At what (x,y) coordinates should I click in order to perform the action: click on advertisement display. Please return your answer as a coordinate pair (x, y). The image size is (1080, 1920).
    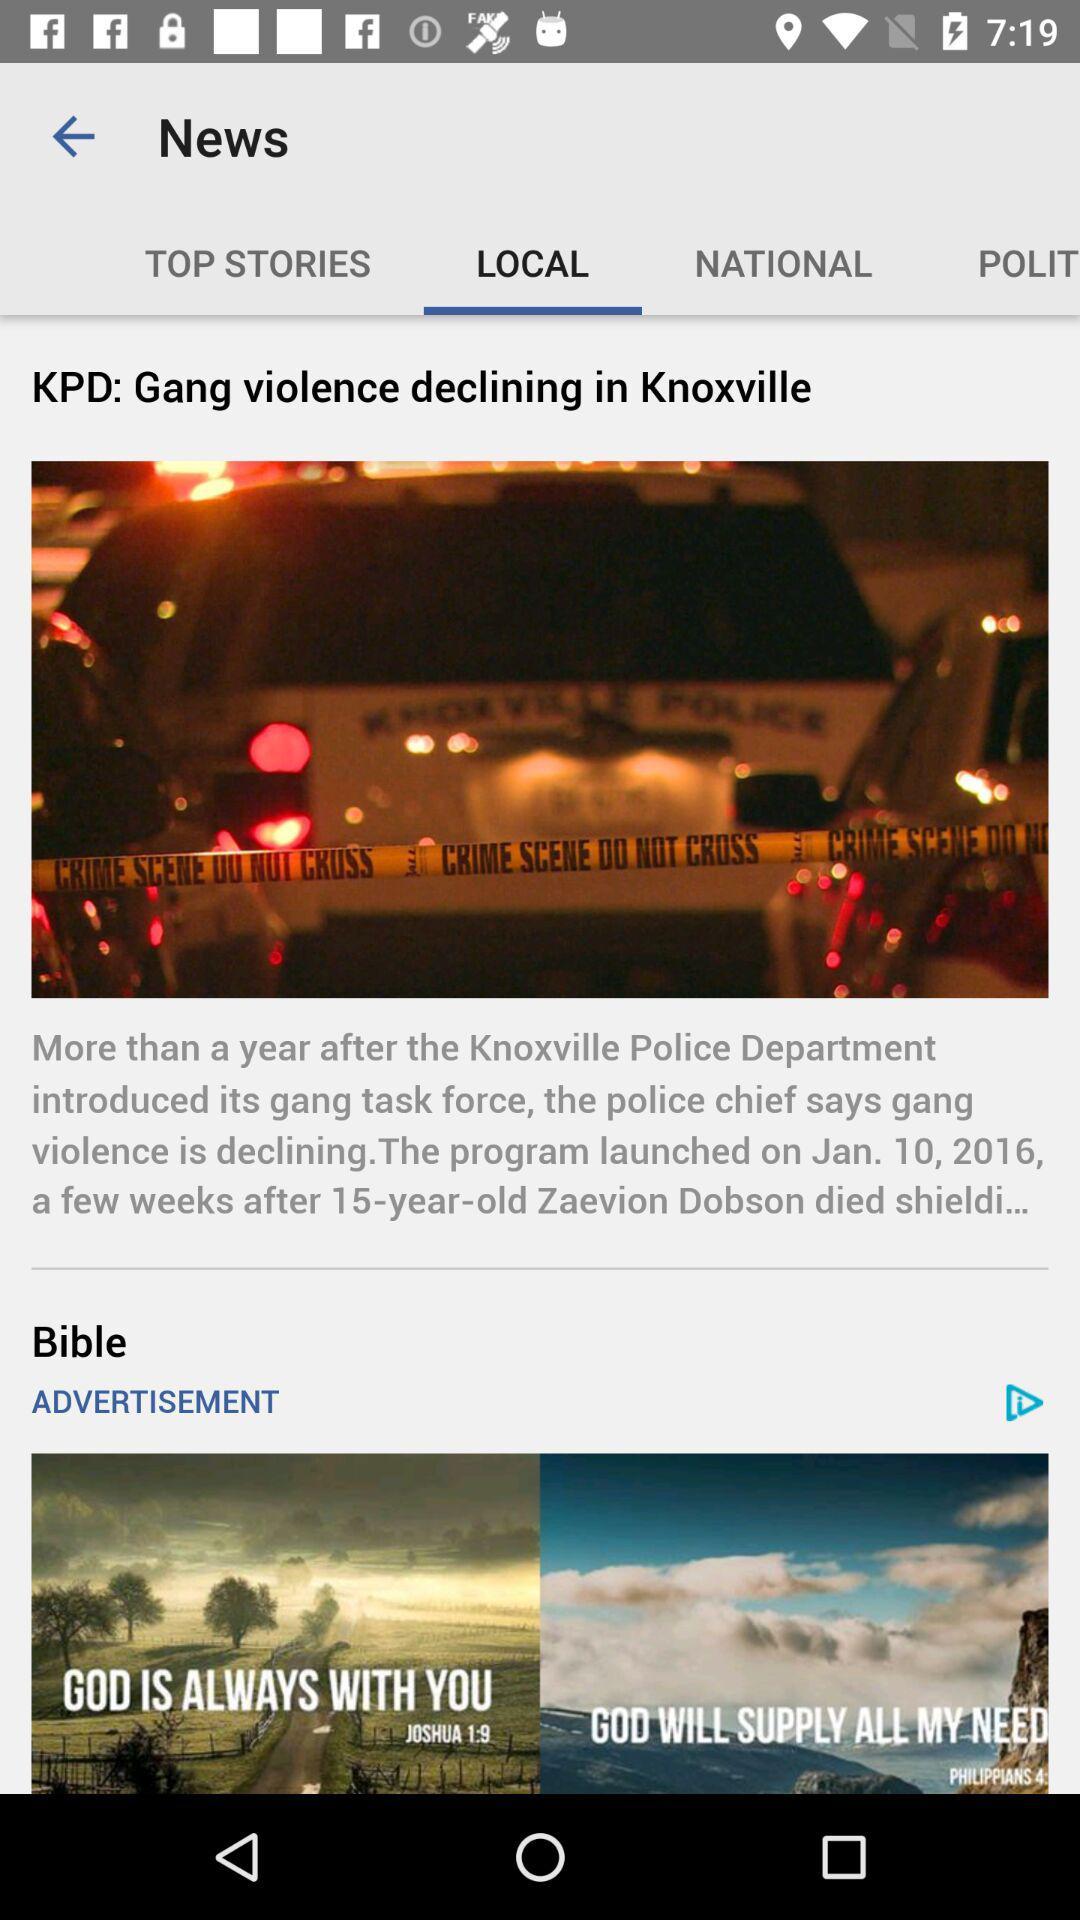
    Looking at the image, I should click on (540, 1623).